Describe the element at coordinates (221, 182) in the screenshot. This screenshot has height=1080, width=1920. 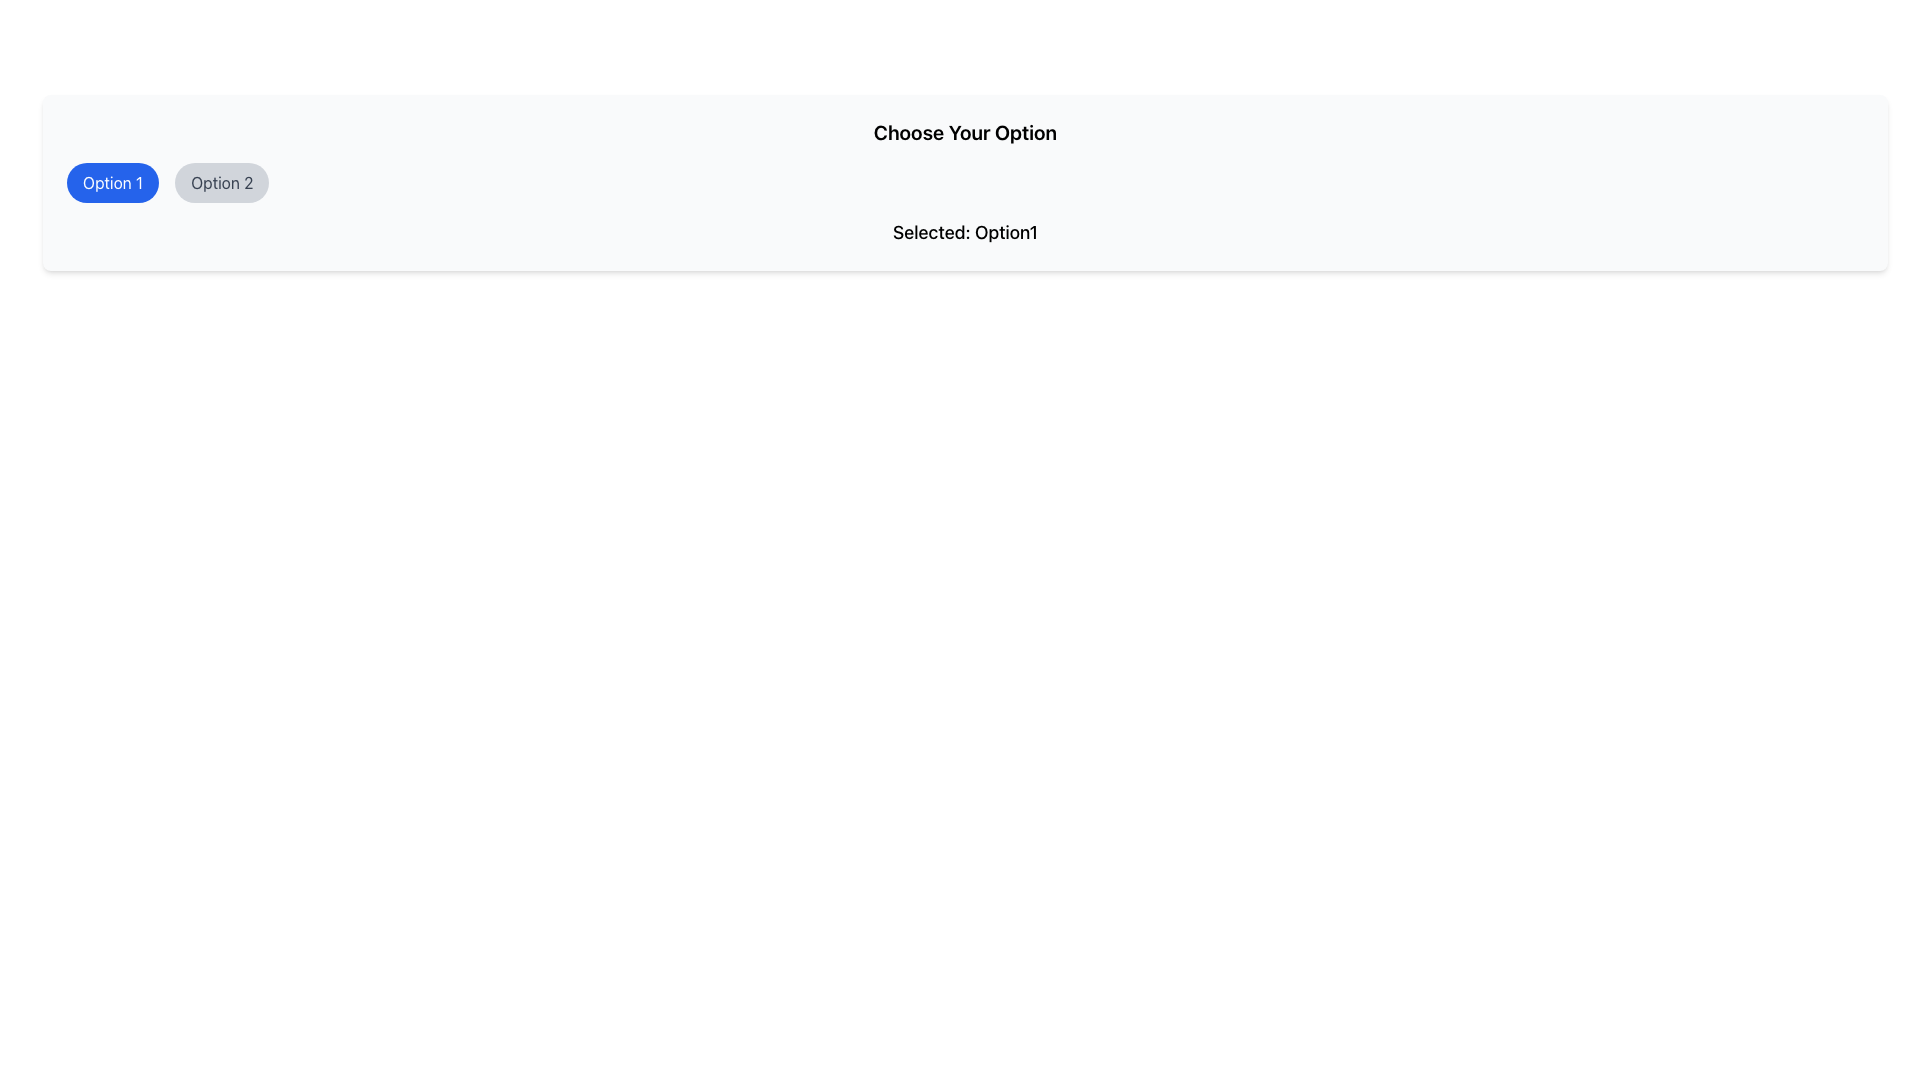
I see `the rounded button with a light gray background and dark gray text labeled 'Option 2'` at that location.